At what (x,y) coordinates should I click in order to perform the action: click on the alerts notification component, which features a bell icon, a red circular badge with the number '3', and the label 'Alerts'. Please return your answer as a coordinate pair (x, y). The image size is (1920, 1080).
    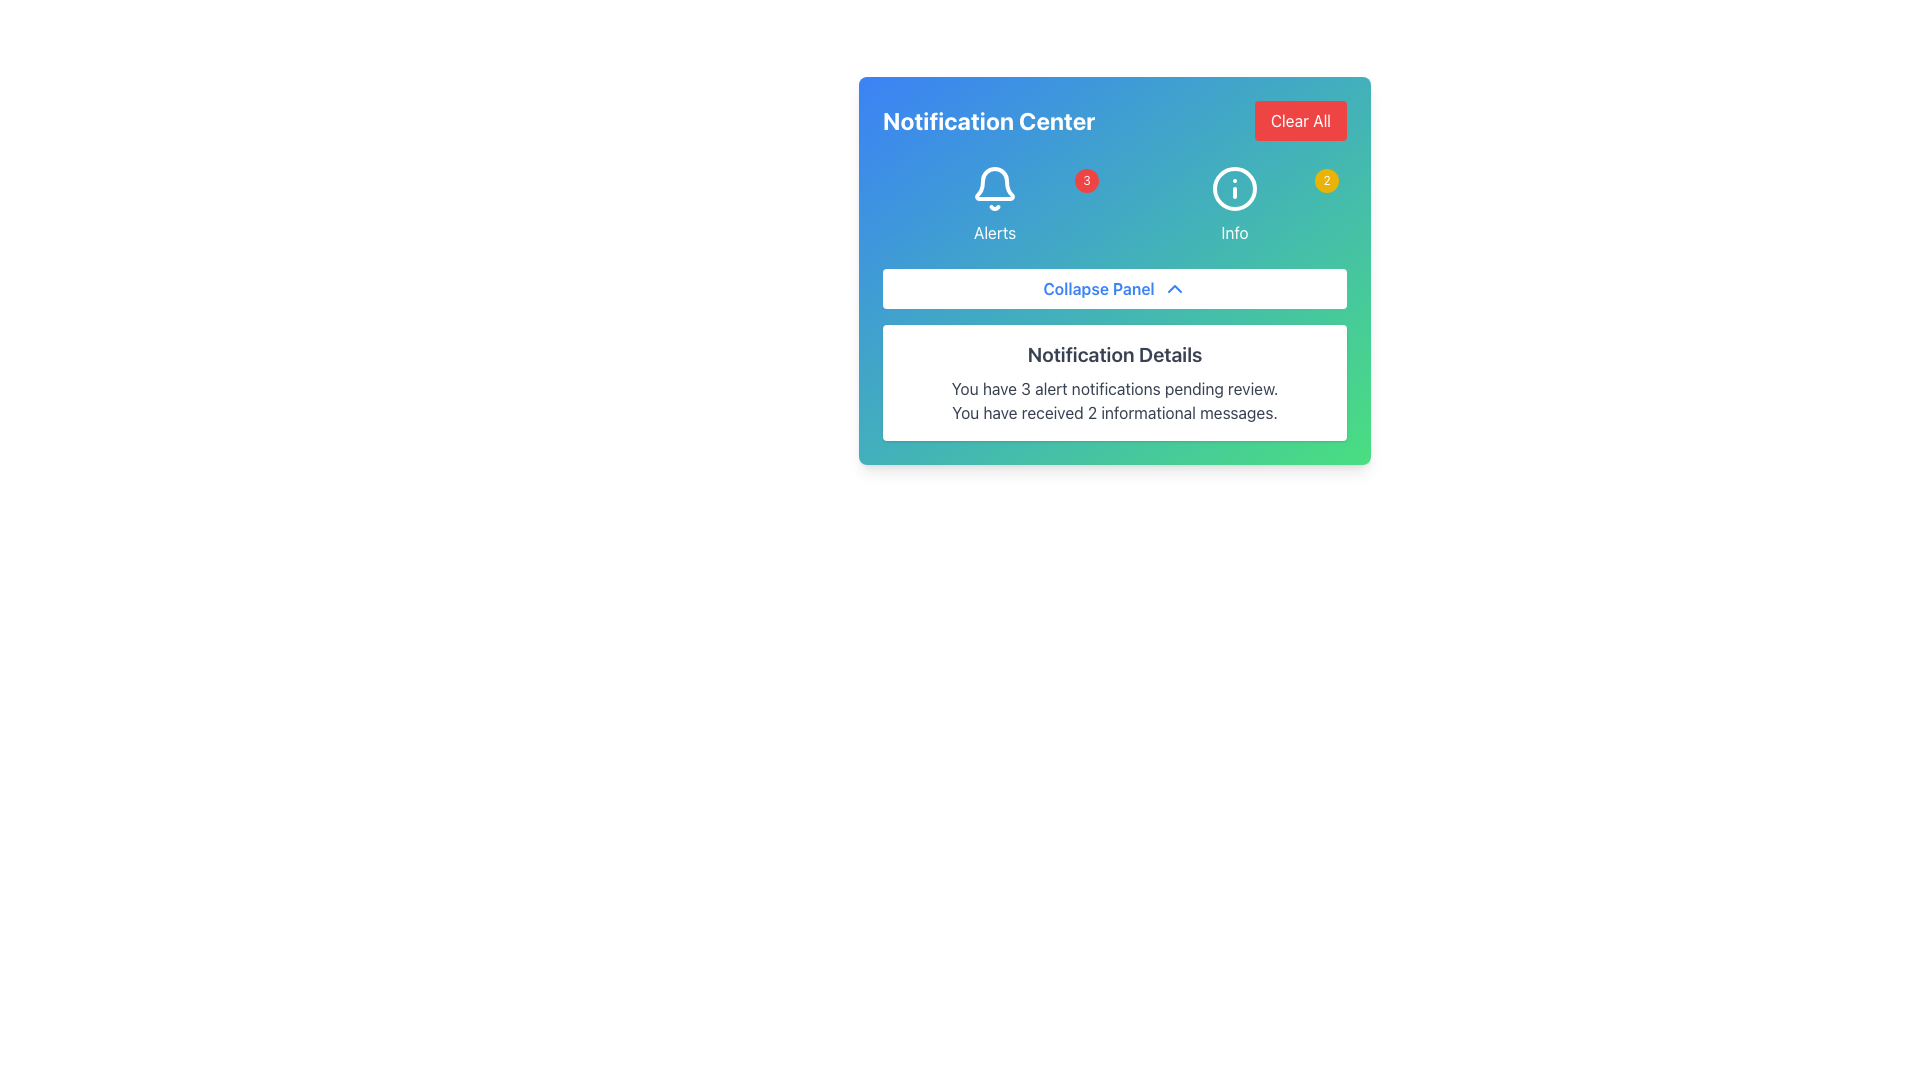
    Looking at the image, I should click on (994, 204).